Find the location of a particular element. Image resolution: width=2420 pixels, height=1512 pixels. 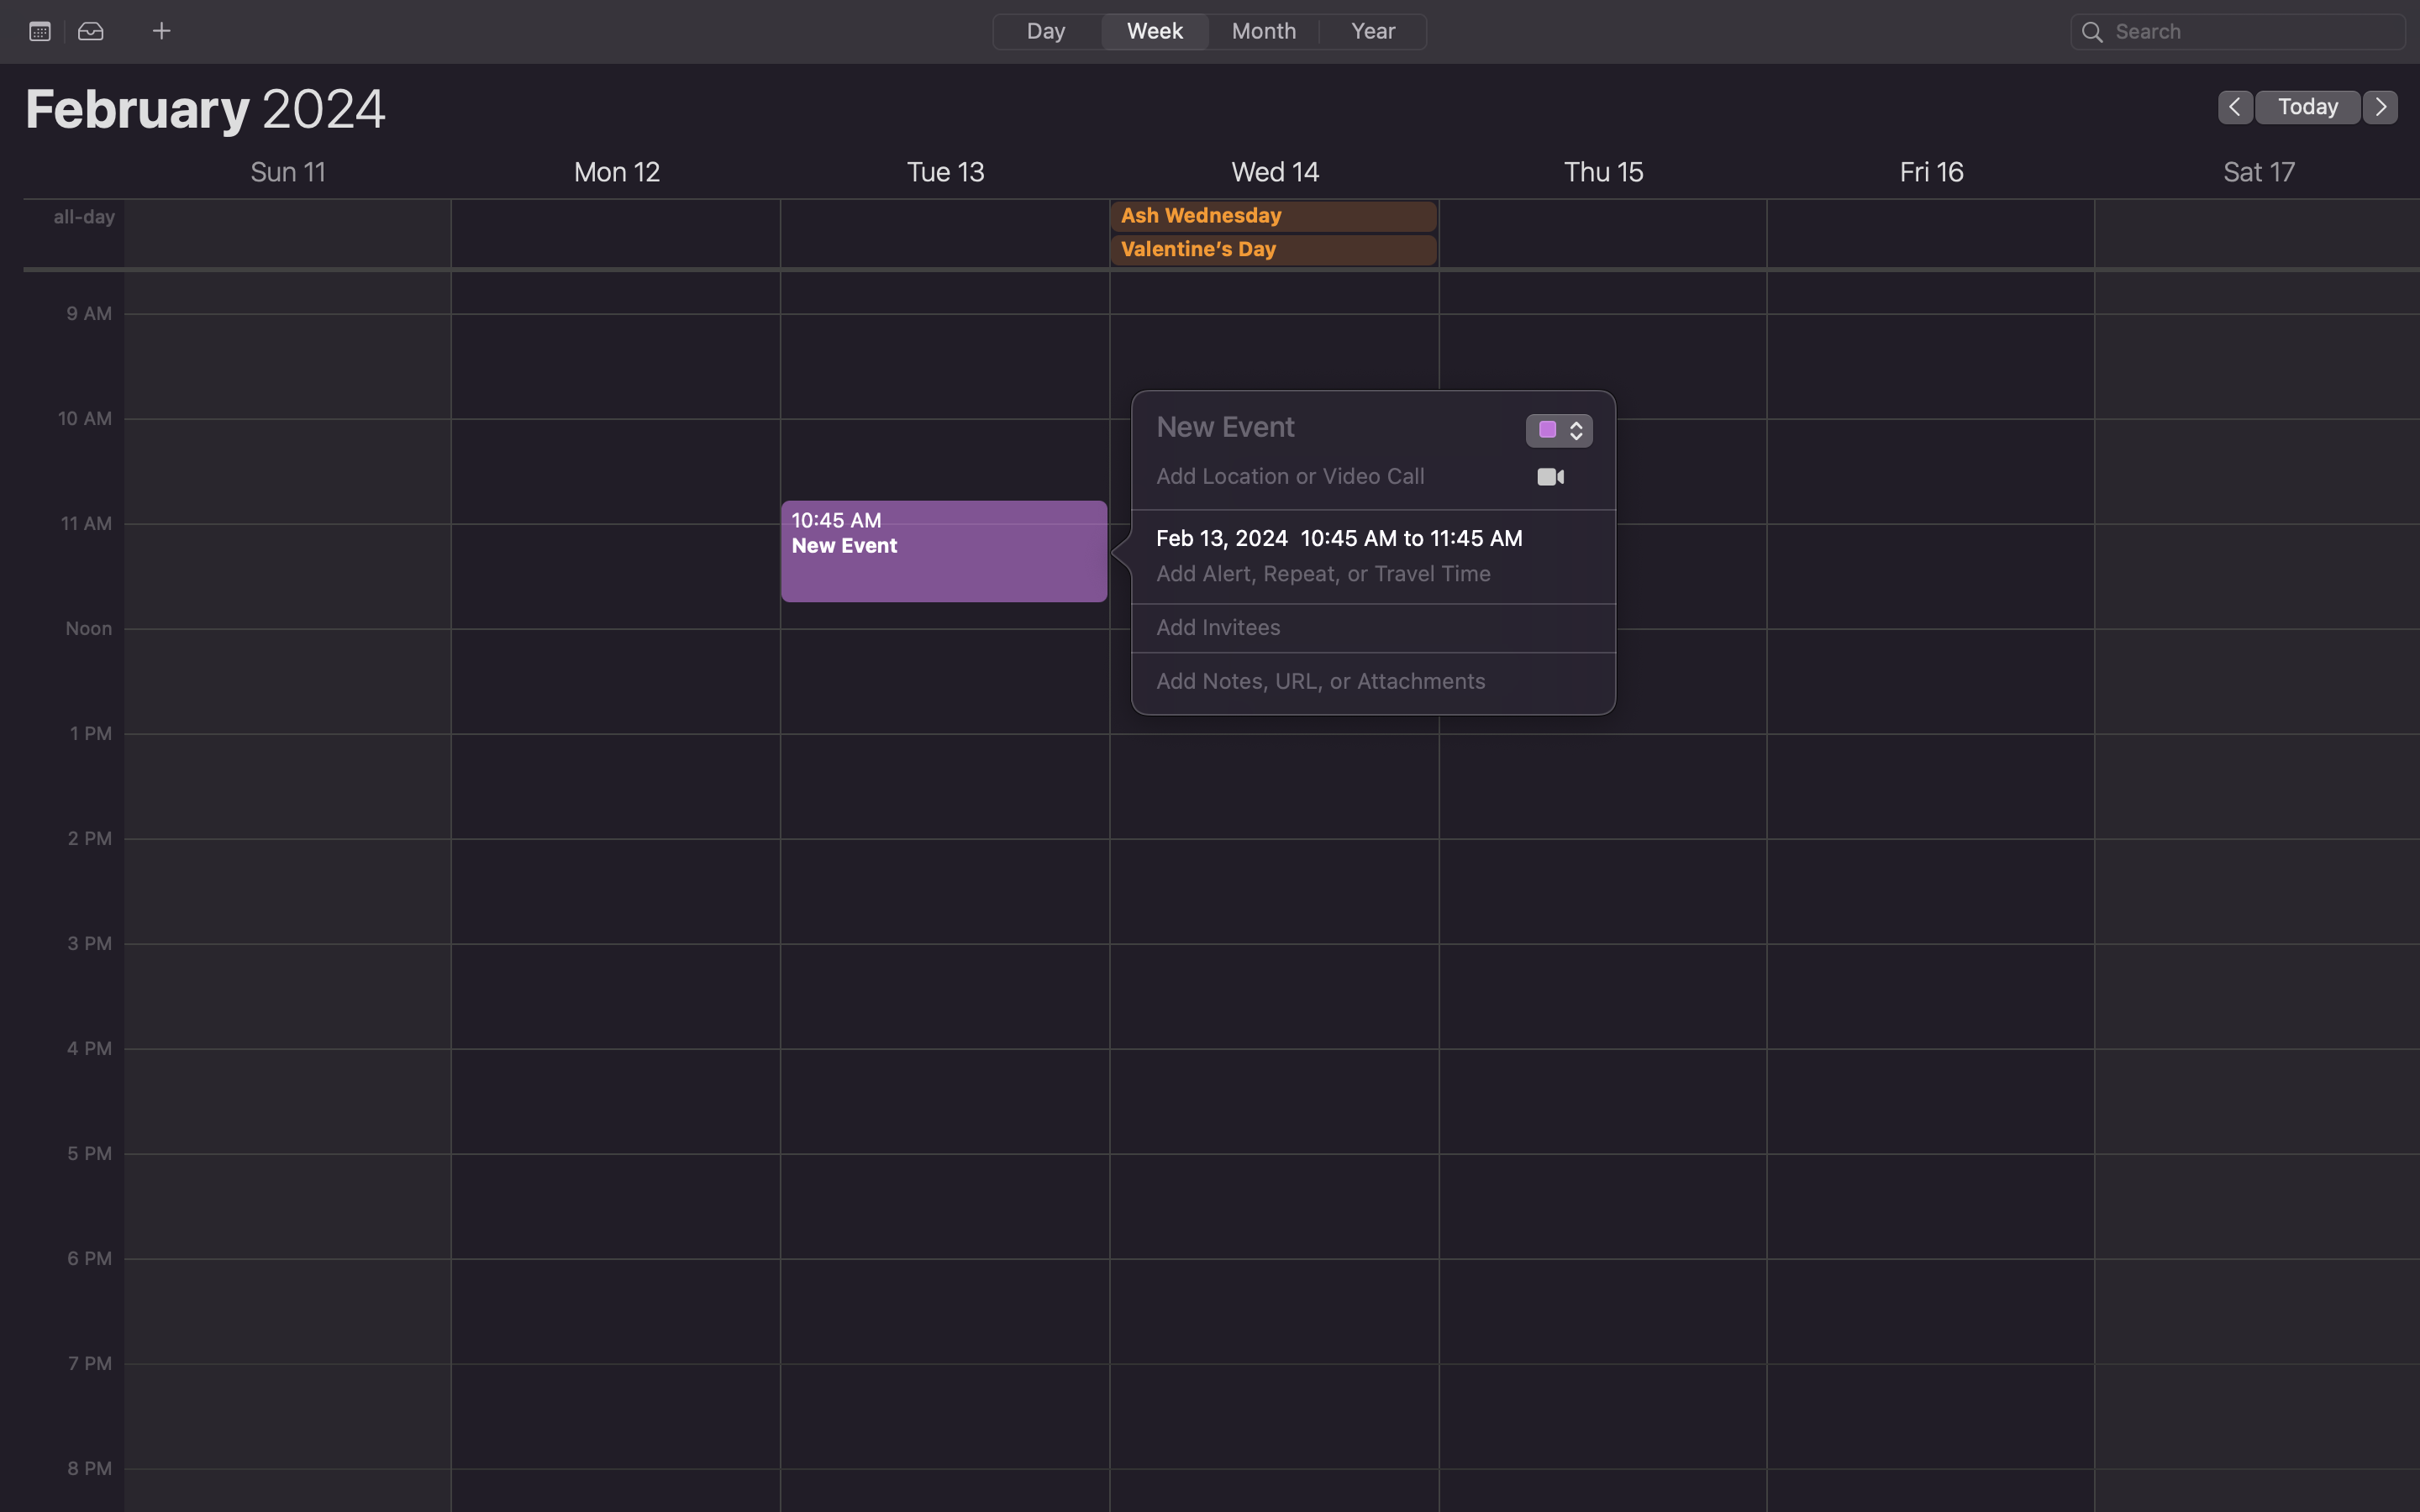

Write the message "Please RSVP by Friday" in the notes field is located at coordinates (1351, 682).